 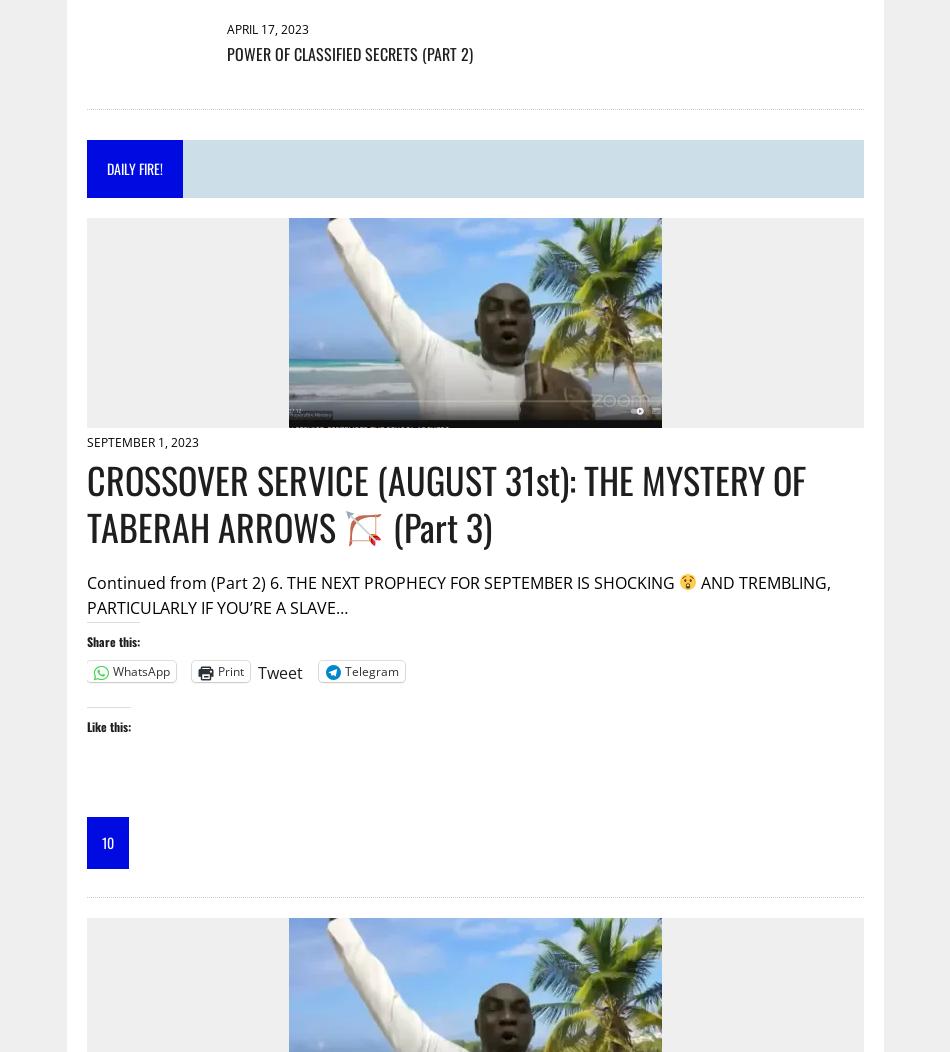 What do you see at coordinates (106, 840) in the screenshot?
I see `'10'` at bounding box center [106, 840].